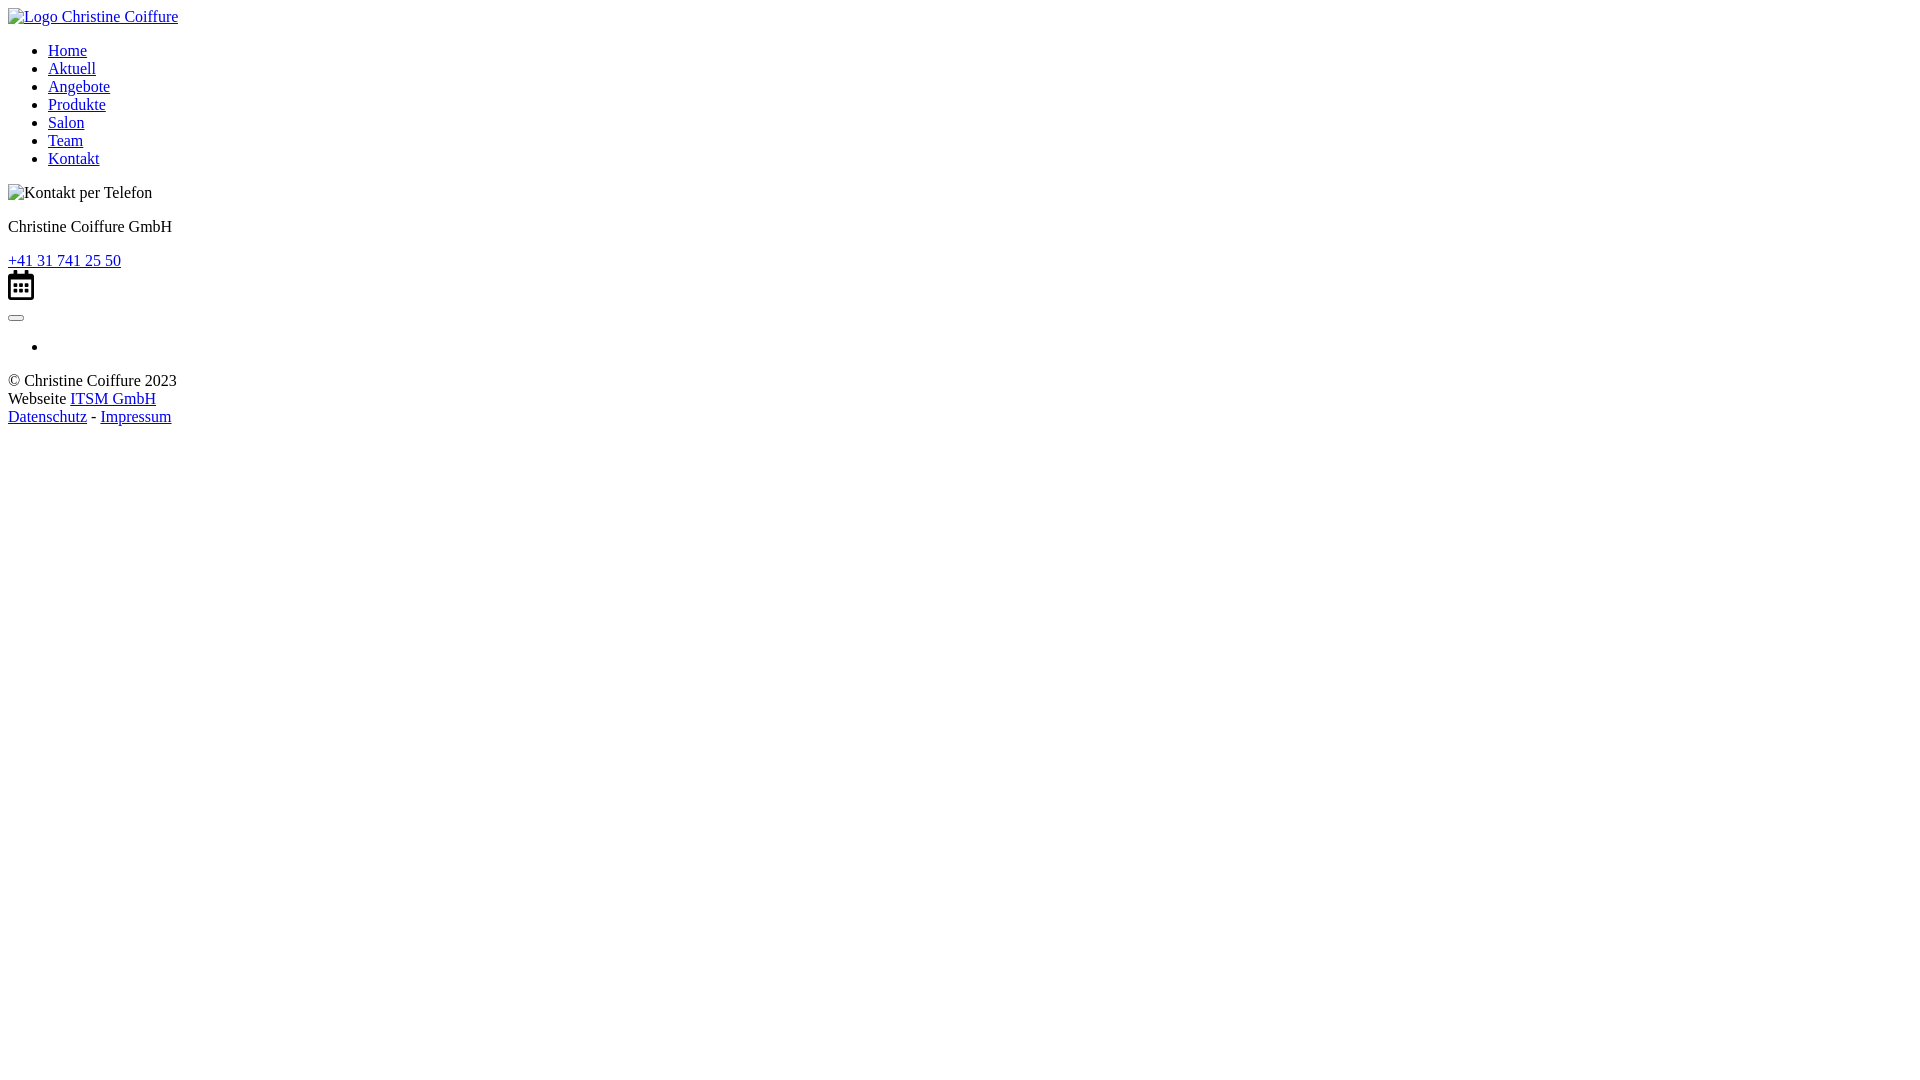  What do you see at coordinates (78, 85) in the screenshot?
I see `'Angebote'` at bounding box center [78, 85].